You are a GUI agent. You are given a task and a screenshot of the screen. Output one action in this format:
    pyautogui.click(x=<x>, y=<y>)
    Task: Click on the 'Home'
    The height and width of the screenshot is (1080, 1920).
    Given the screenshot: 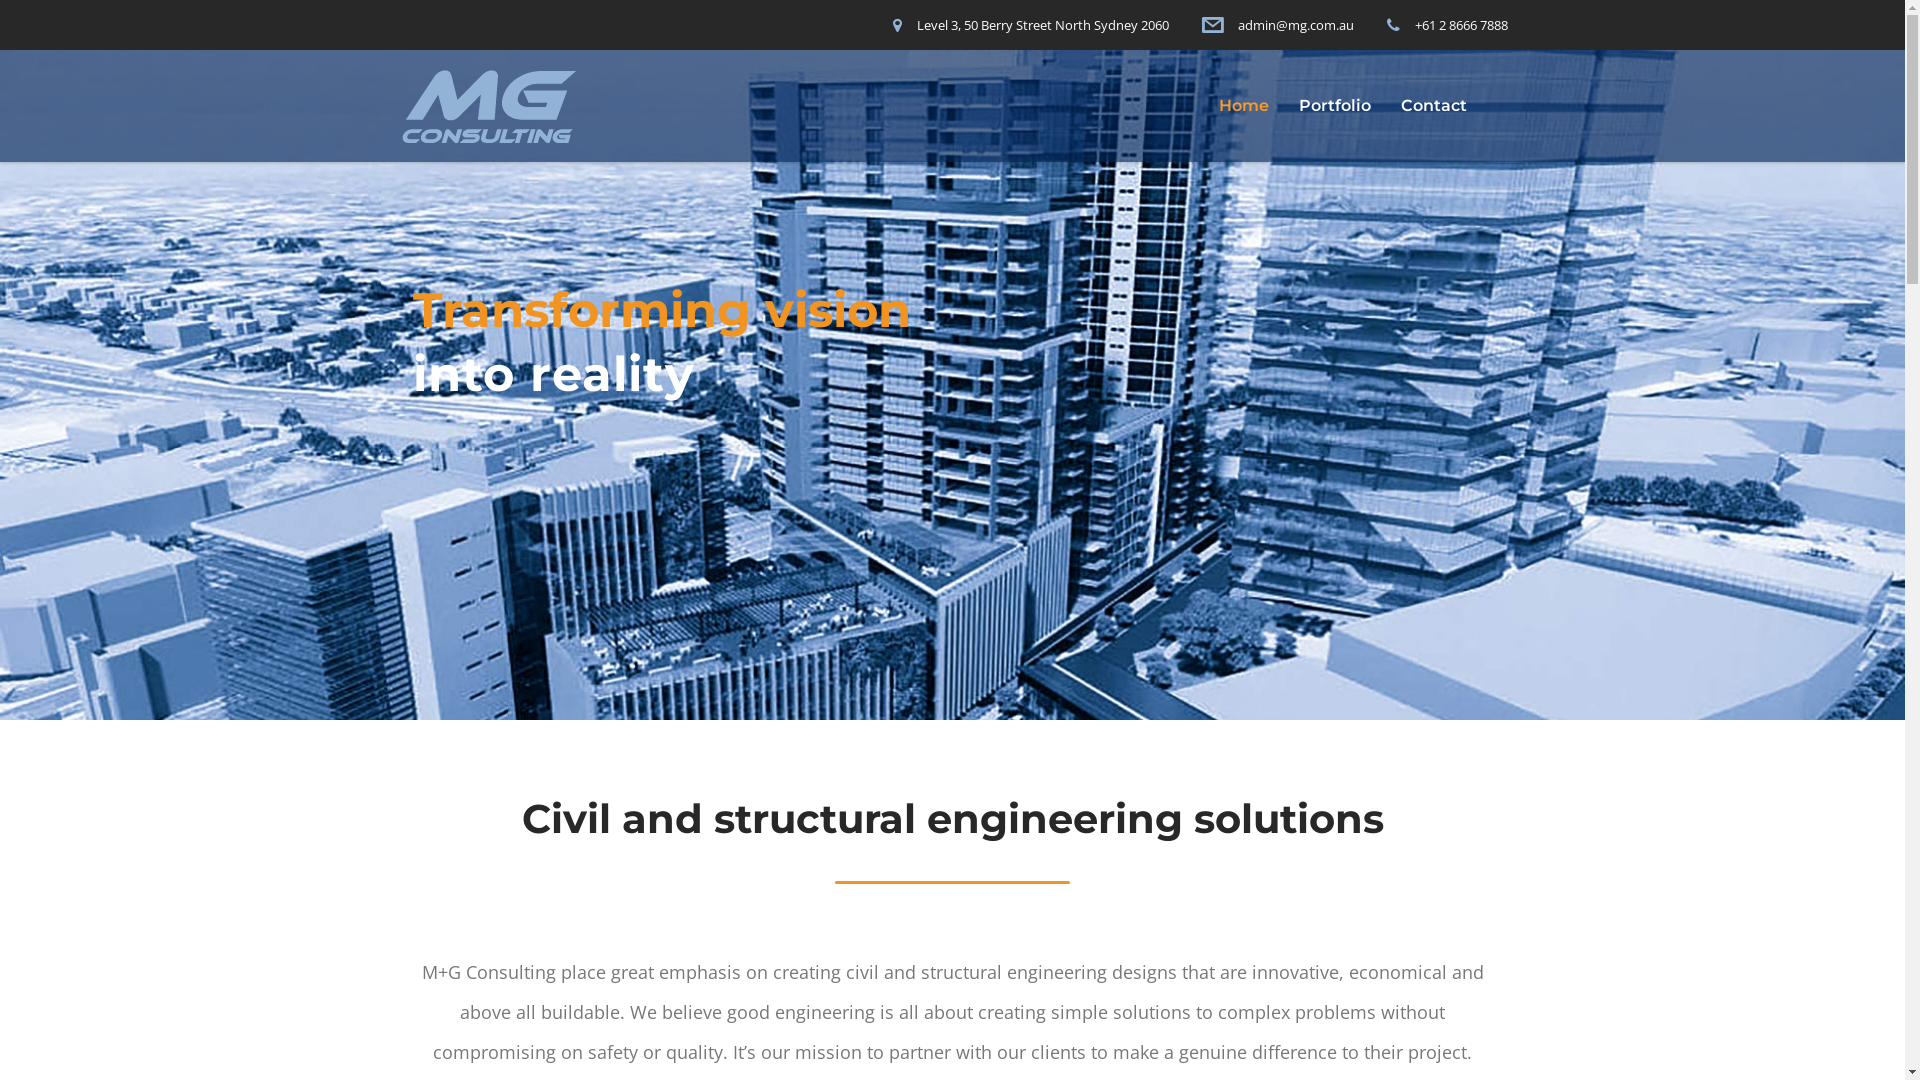 What is the action you would take?
    pyautogui.click(x=1242, y=105)
    